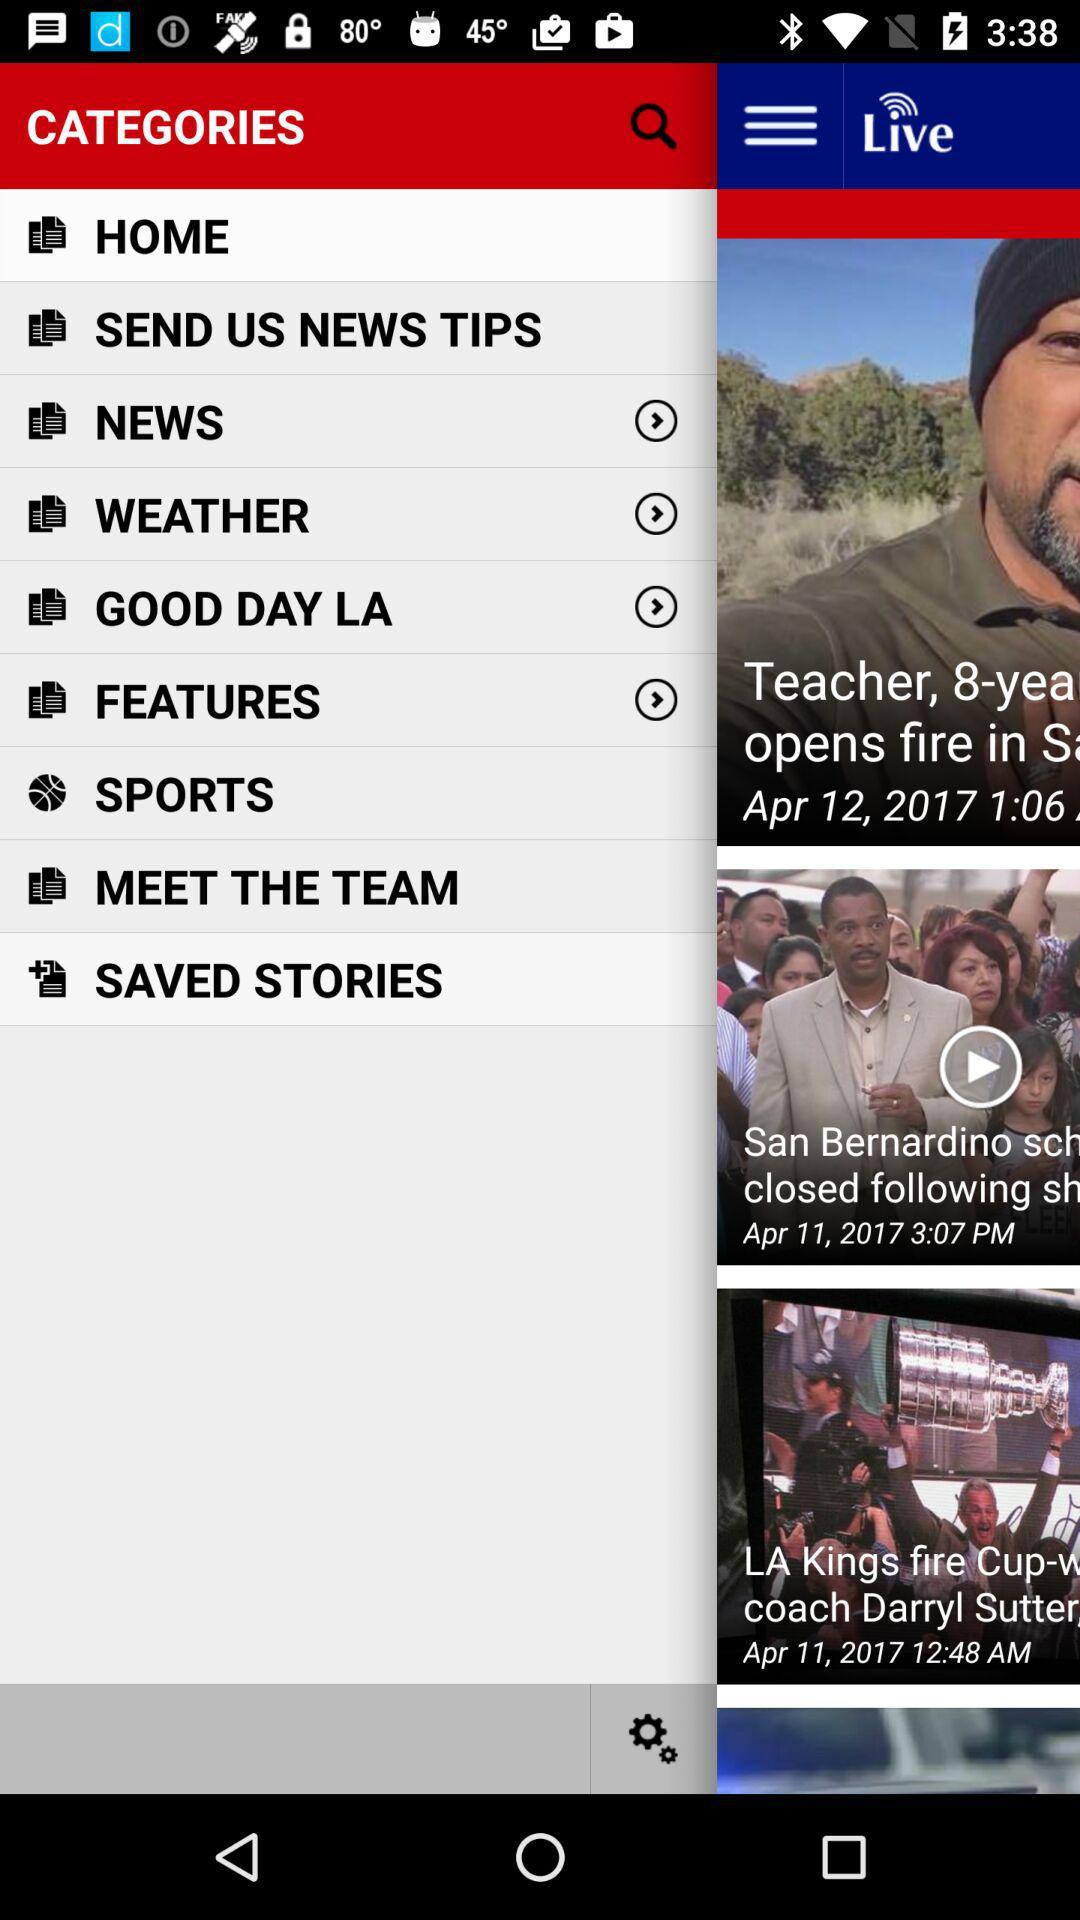  I want to click on the item below the home, so click(317, 328).